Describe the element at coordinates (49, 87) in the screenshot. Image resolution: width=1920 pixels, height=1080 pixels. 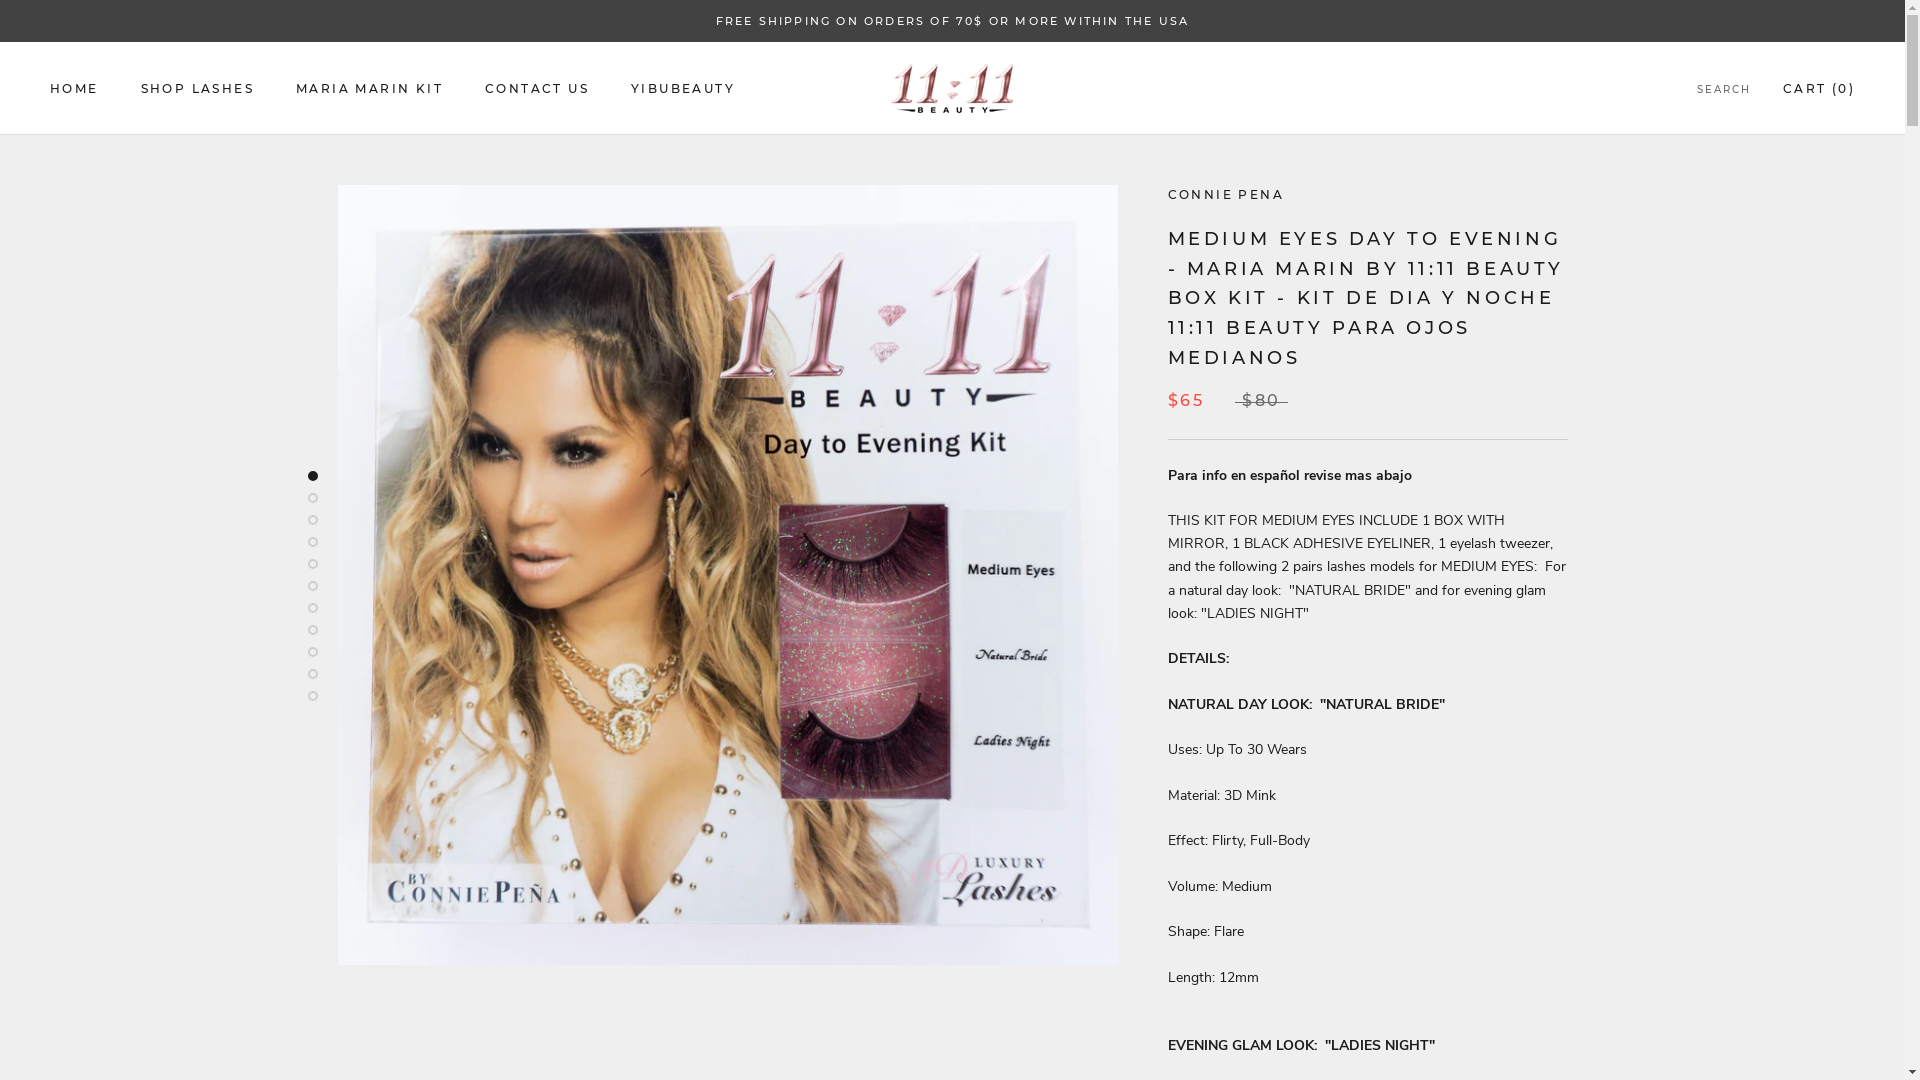
I see `'HOME` at that location.